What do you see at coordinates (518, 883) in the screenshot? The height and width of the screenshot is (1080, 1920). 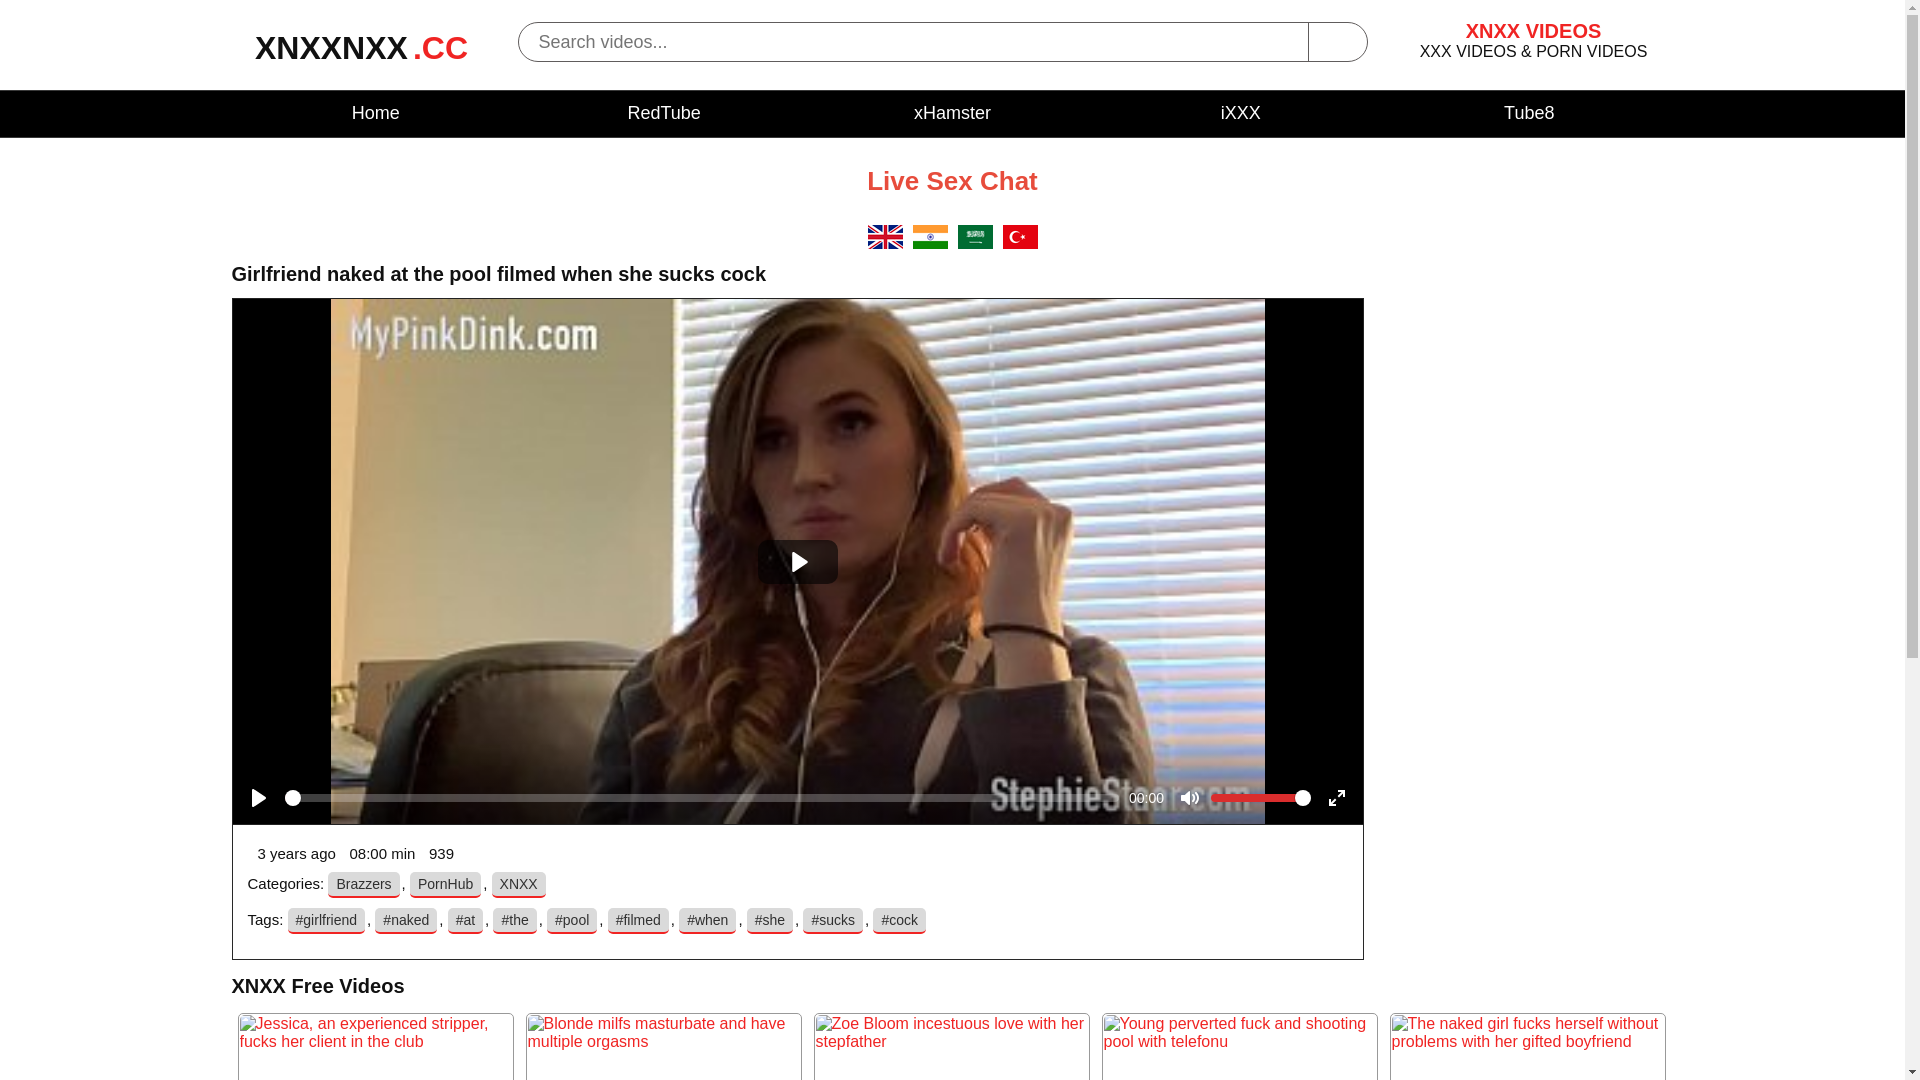 I see `'XNXX'` at bounding box center [518, 883].